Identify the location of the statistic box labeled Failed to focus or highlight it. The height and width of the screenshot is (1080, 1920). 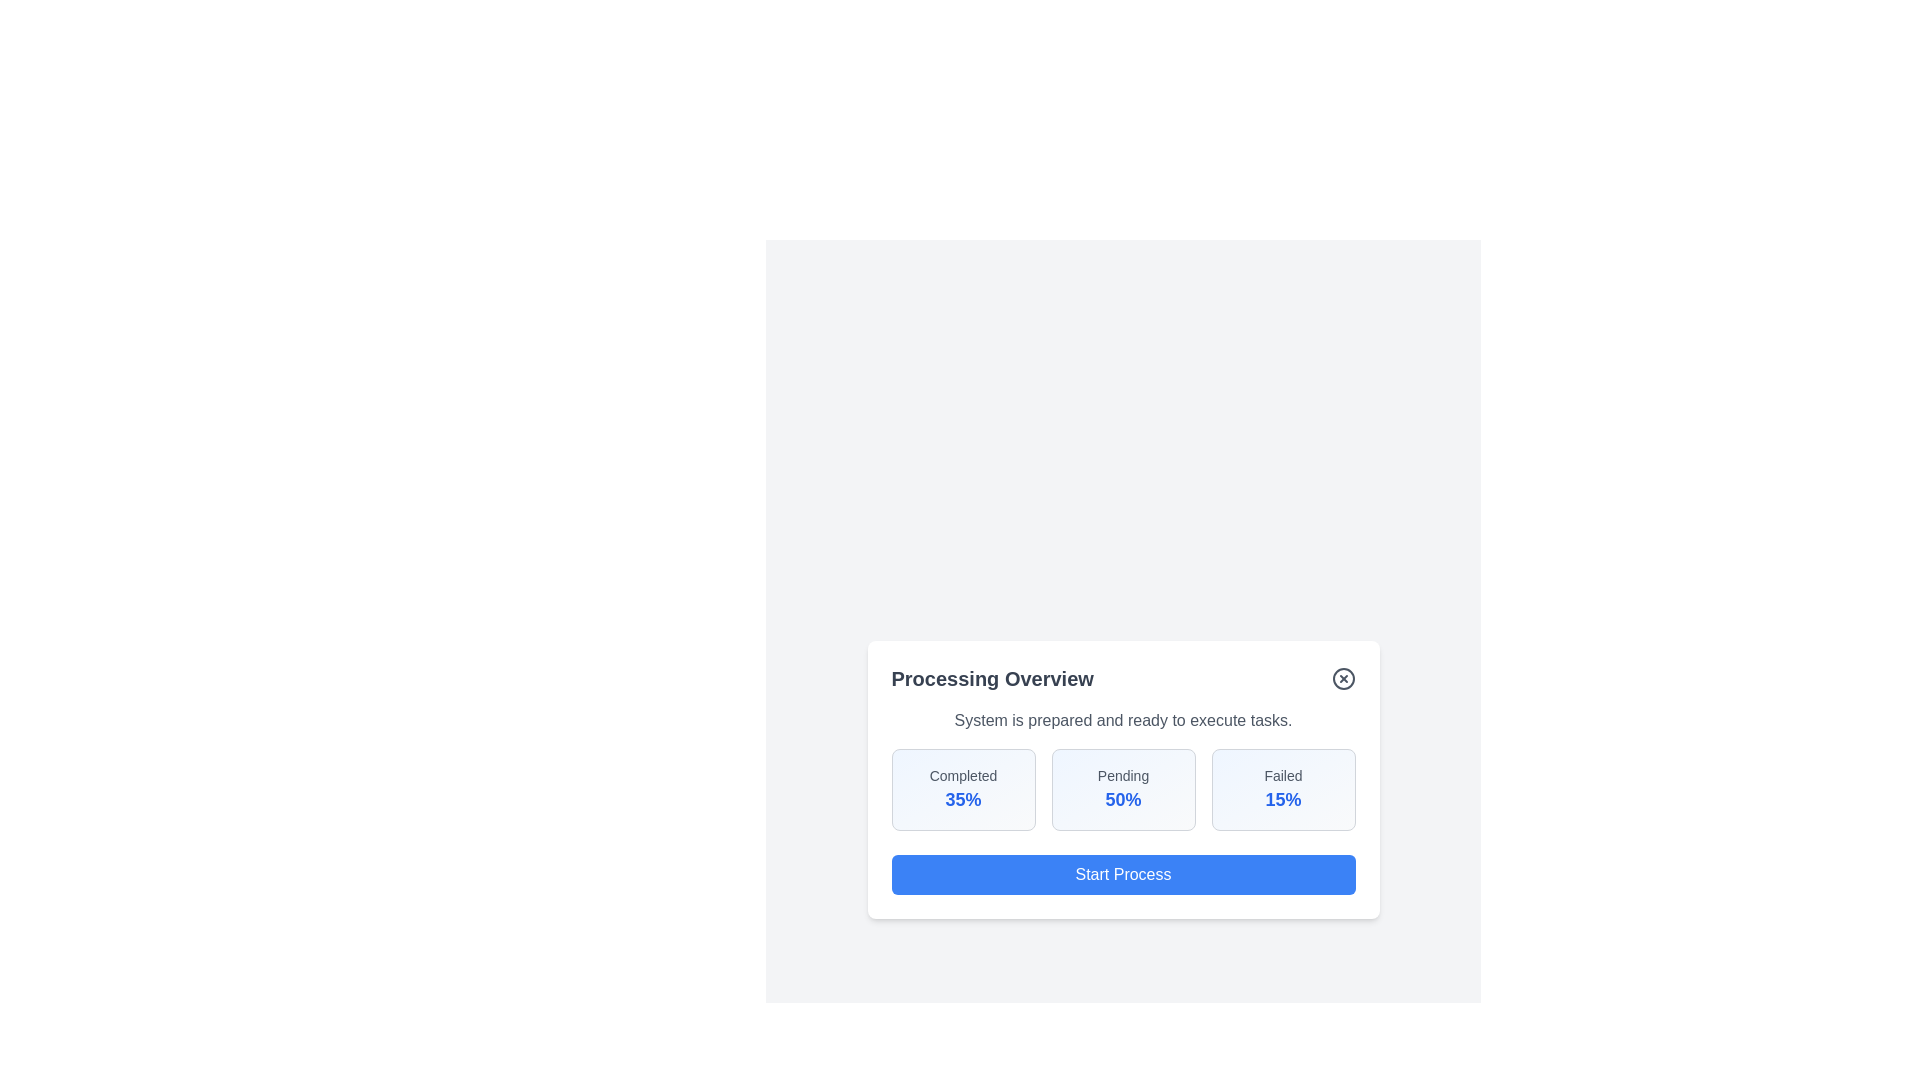
(1283, 789).